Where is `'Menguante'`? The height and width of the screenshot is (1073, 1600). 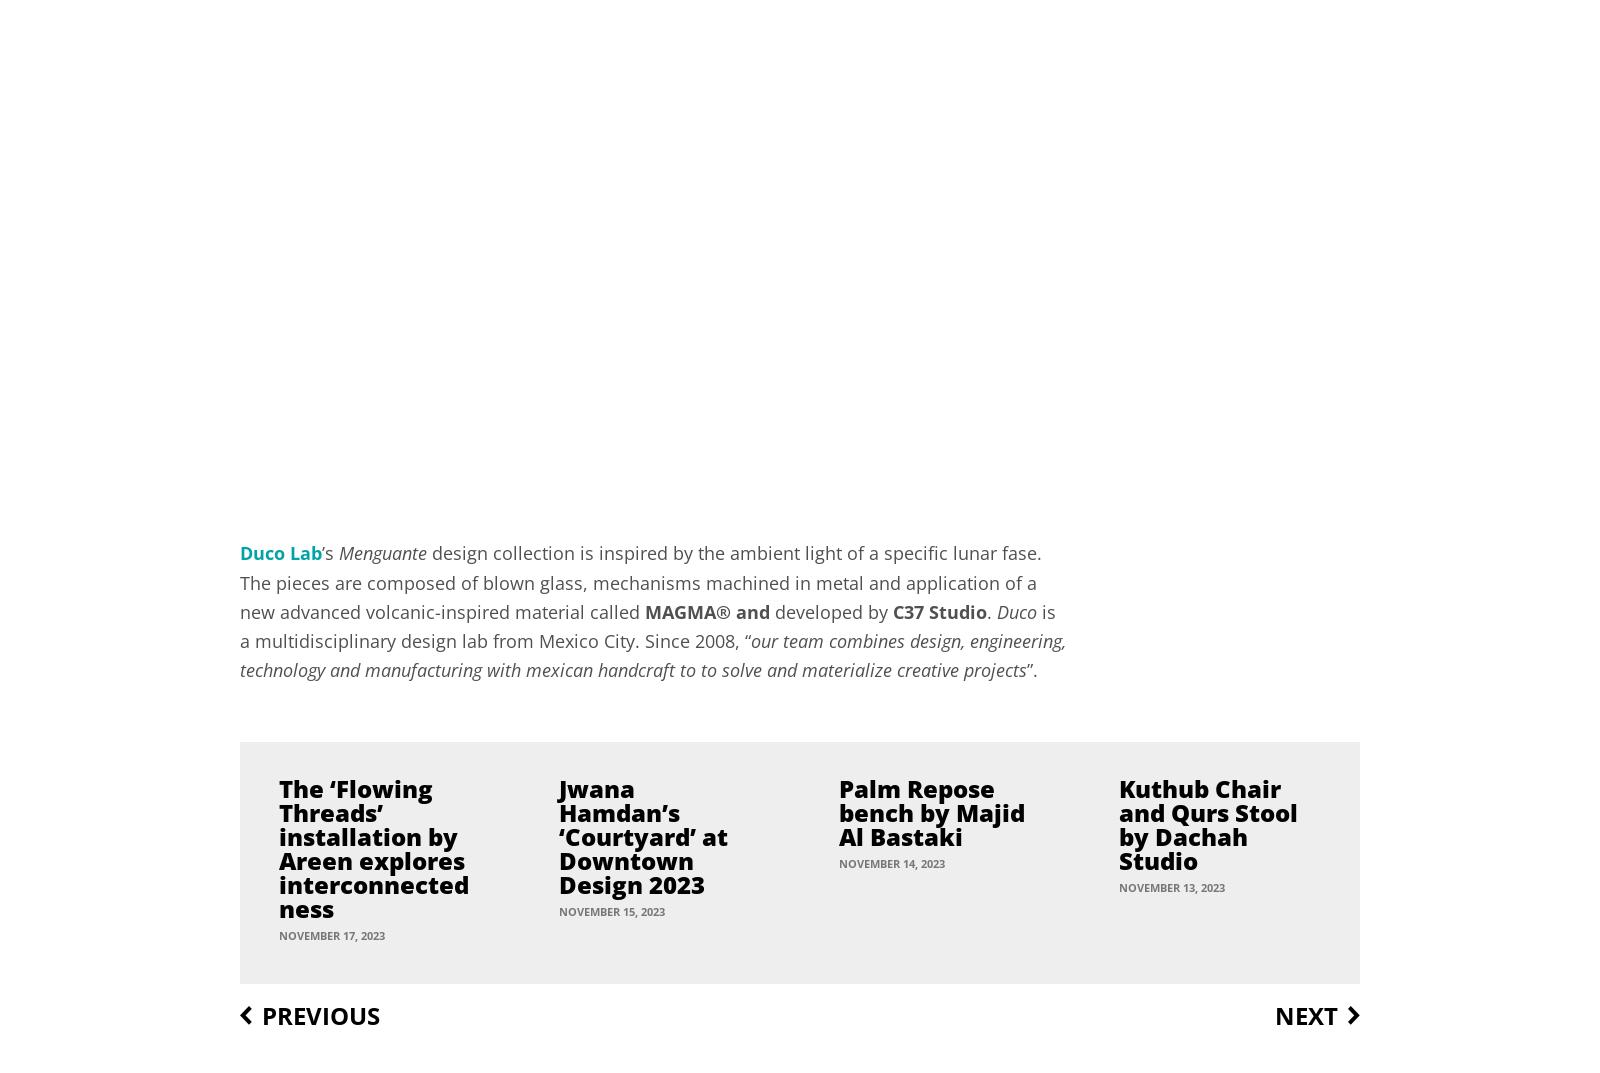 'Menguante' is located at coordinates (383, 553).